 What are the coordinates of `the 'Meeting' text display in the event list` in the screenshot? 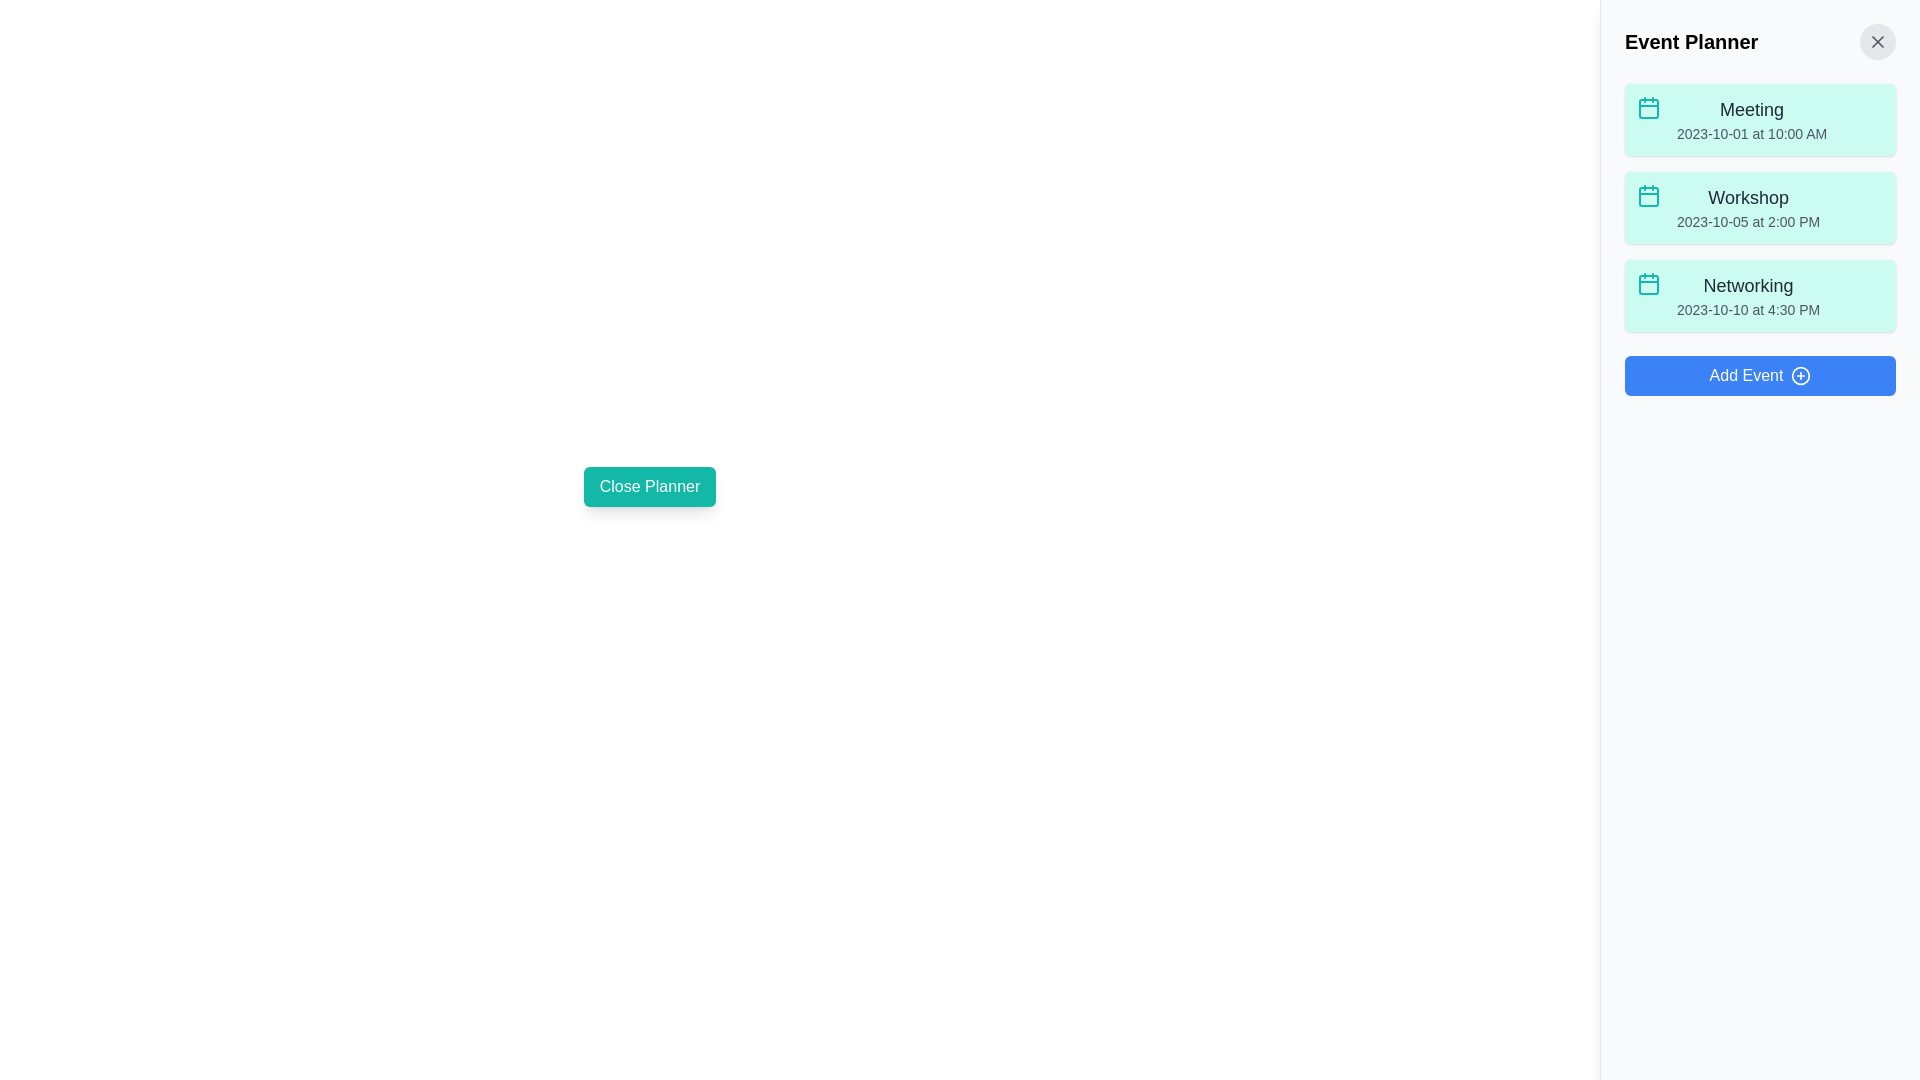 It's located at (1751, 119).